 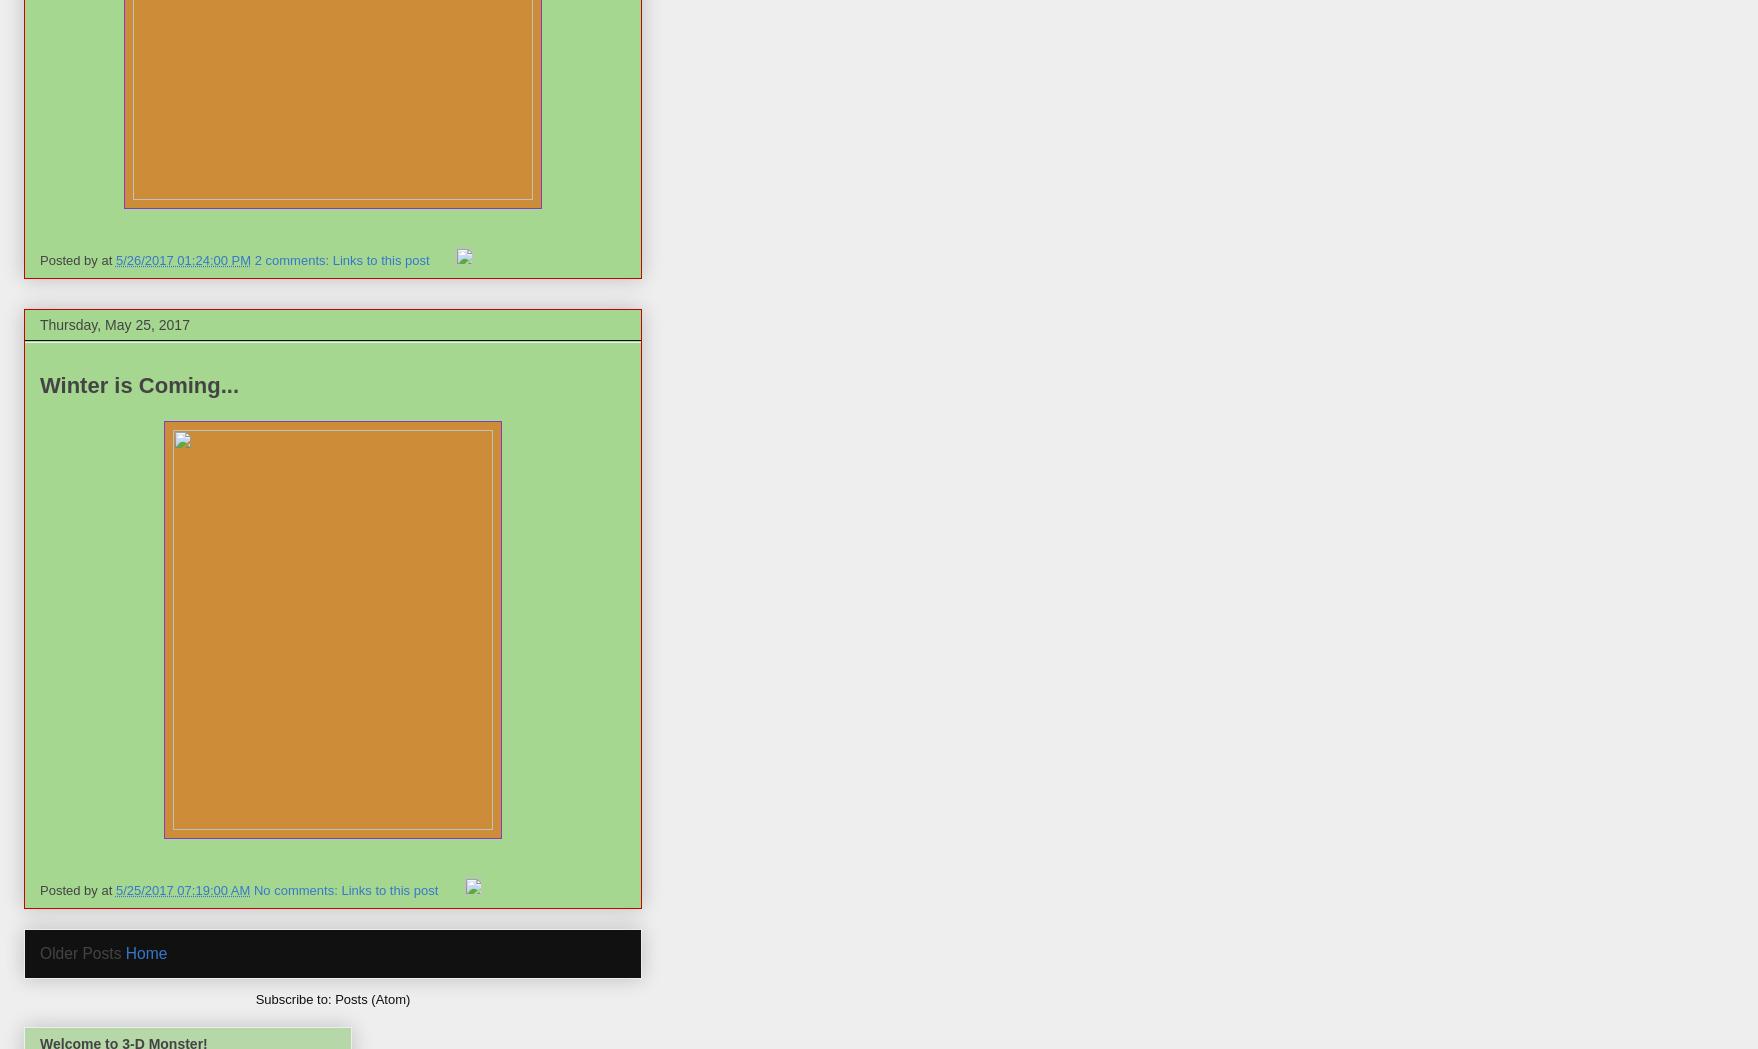 I want to click on '5/26/2017 01:24:00 PM', so click(x=182, y=258).